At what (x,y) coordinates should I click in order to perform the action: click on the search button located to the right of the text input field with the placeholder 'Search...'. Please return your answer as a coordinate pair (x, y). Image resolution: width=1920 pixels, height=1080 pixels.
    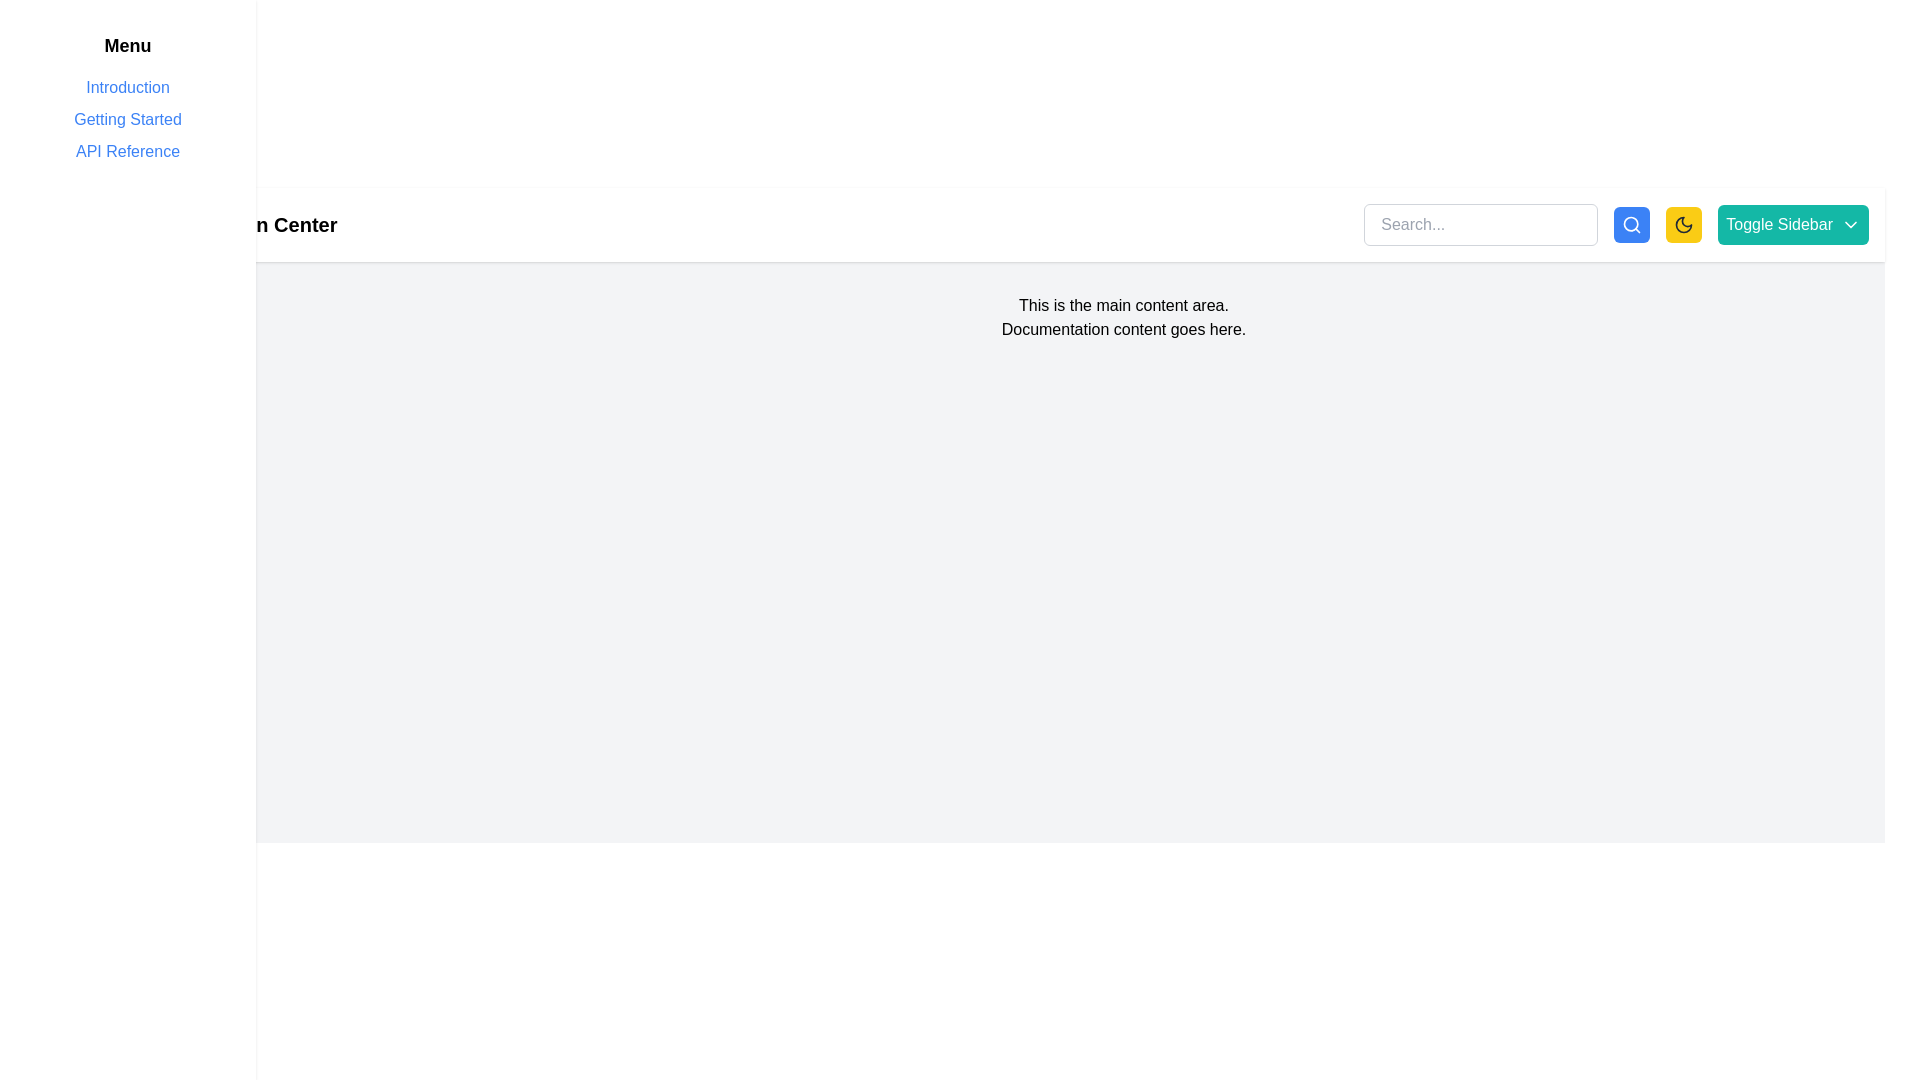
    Looking at the image, I should click on (1632, 224).